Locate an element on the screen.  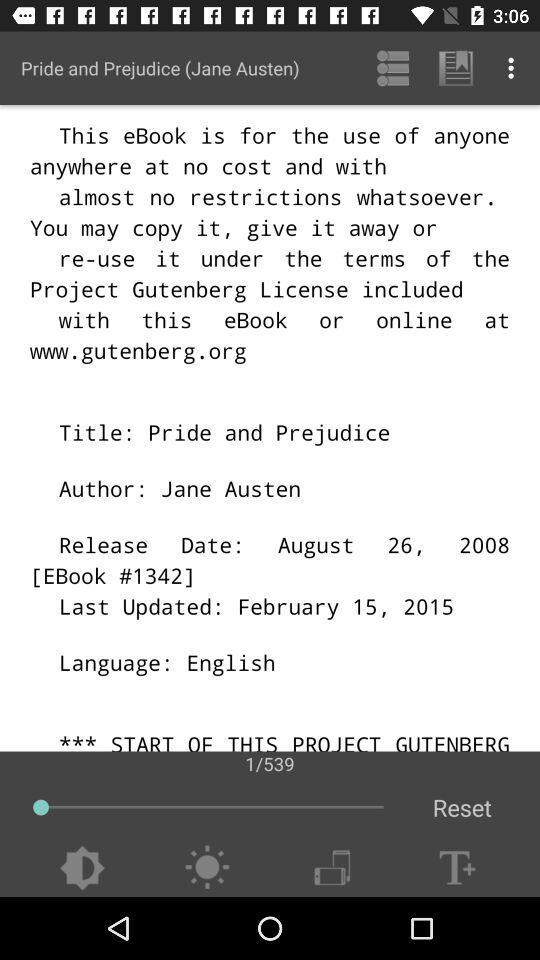
adjust the contrast is located at coordinates (81, 867).